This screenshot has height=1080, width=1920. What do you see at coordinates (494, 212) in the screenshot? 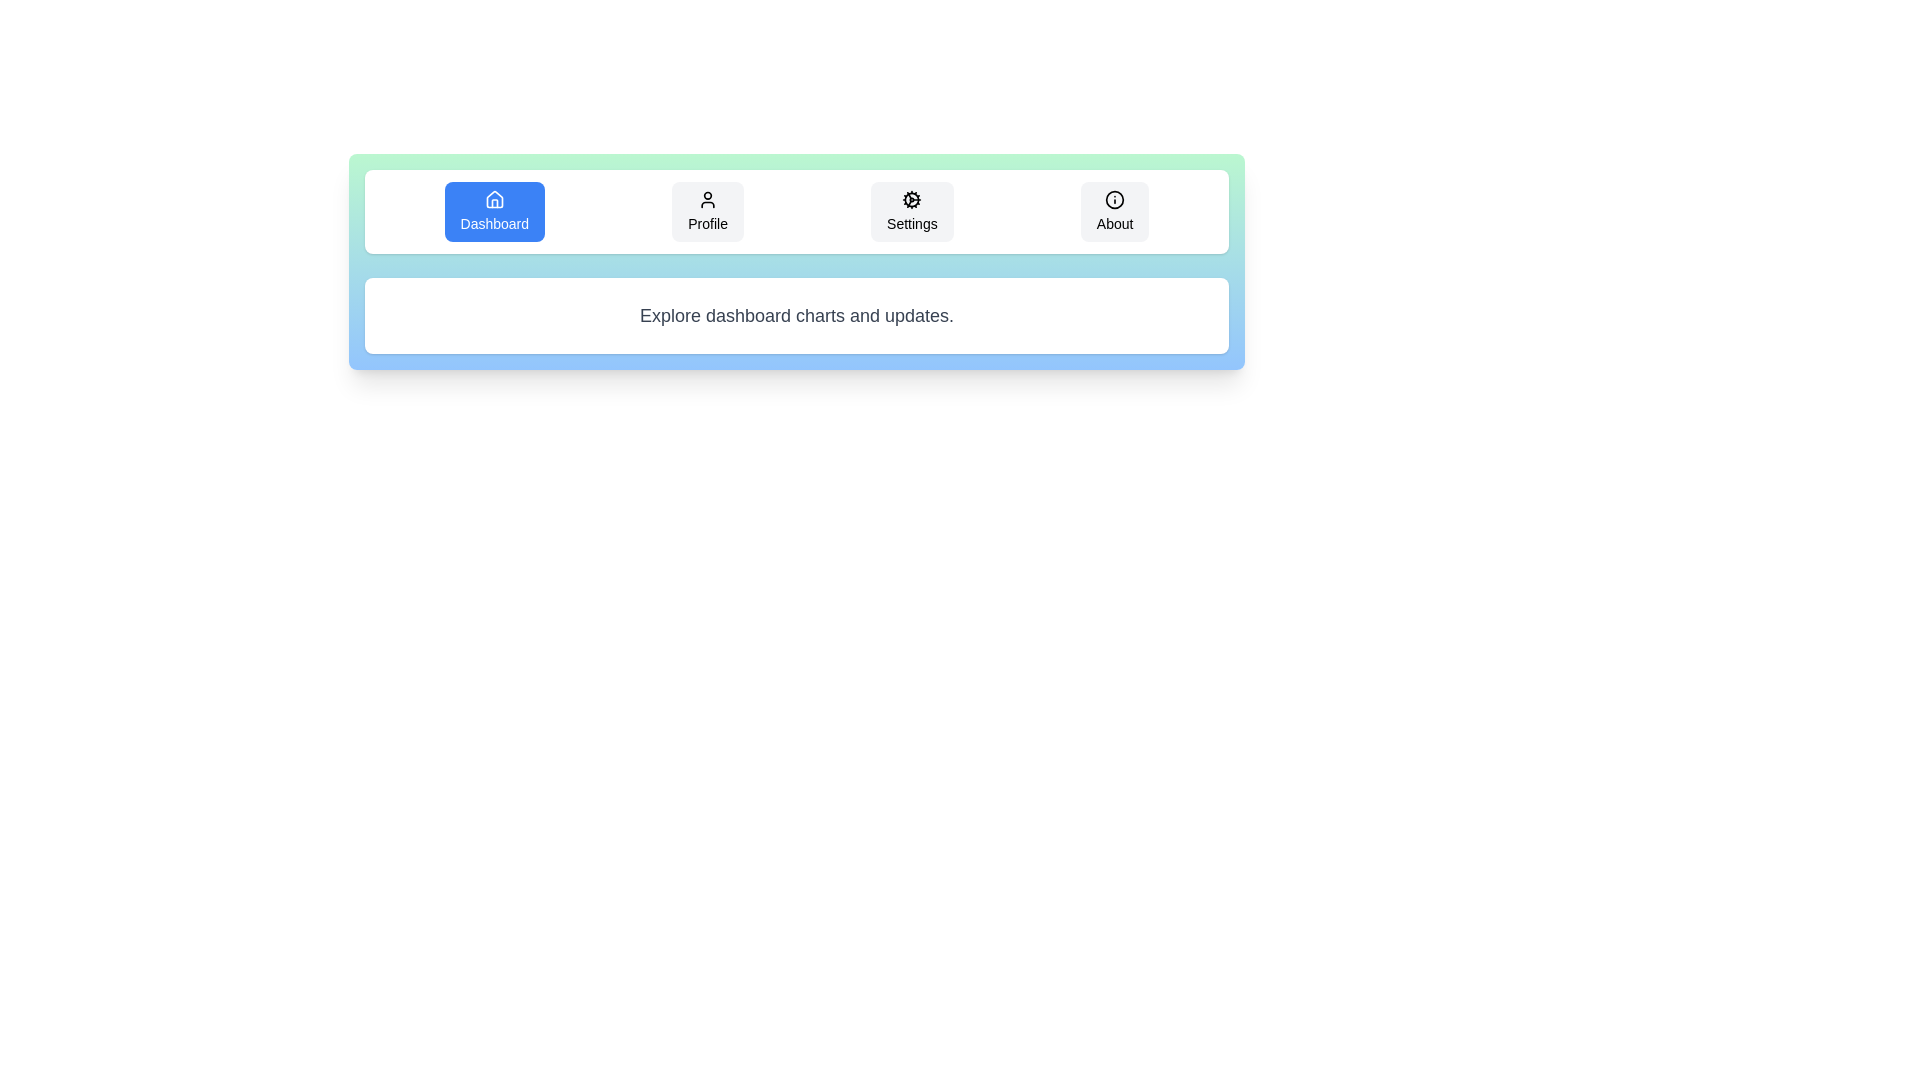
I see `the tab labeled Dashboard` at bounding box center [494, 212].